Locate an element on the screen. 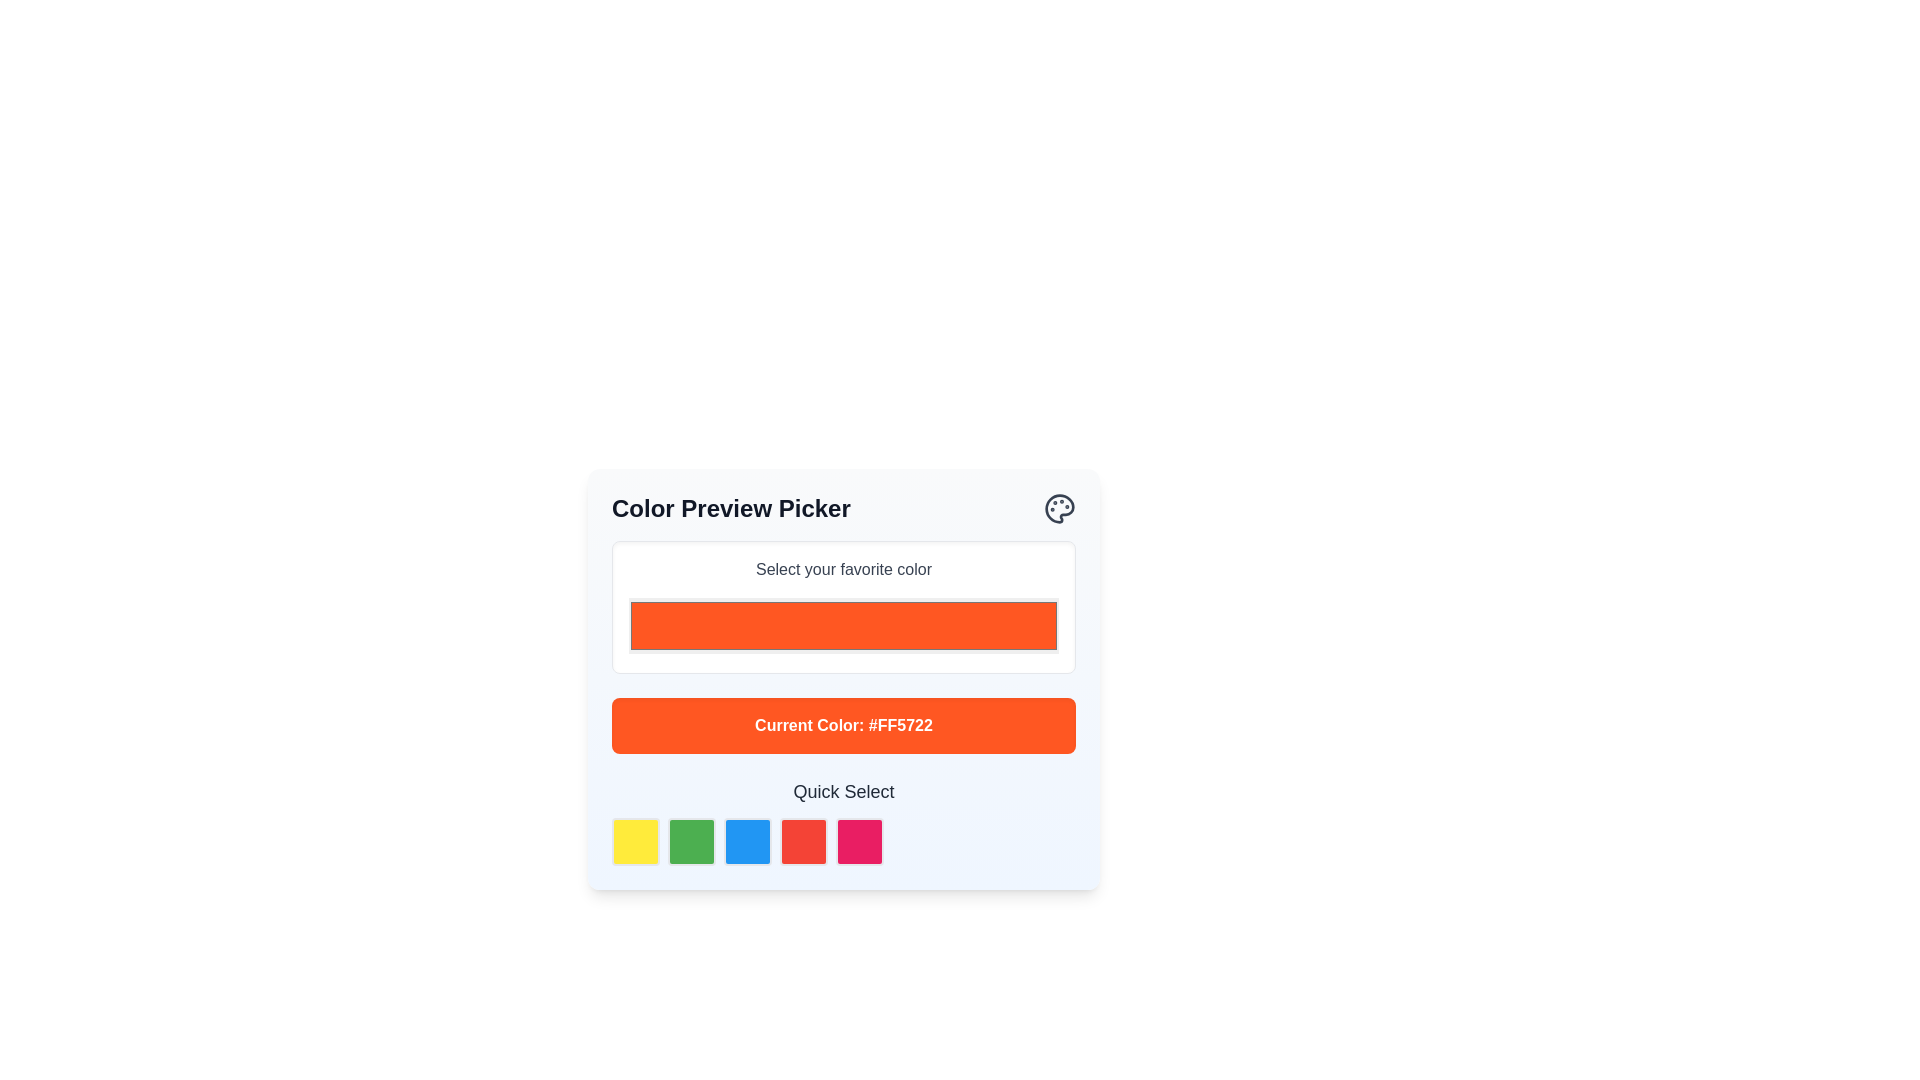 This screenshot has width=1920, height=1080. the text label that reads 'Select your favorite color.' is located at coordinates (844, 570).